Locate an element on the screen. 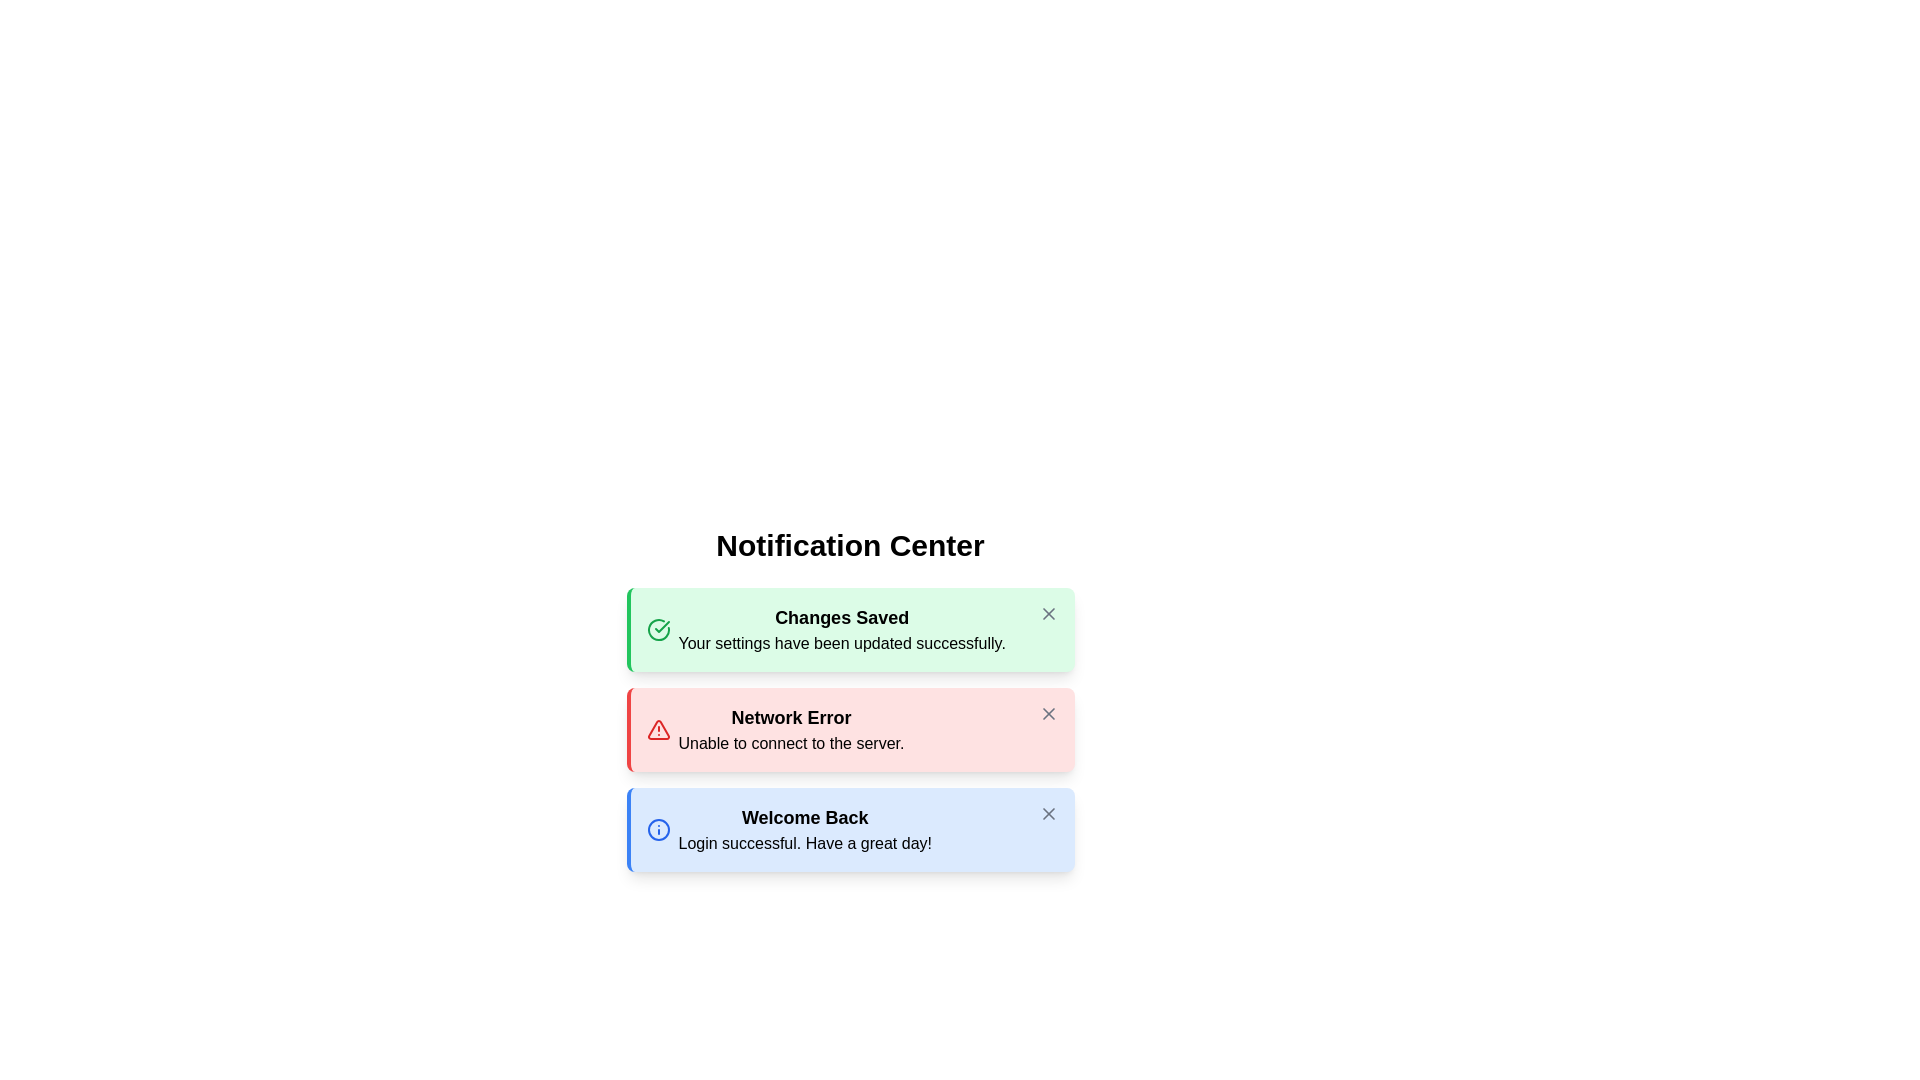  the success notification message indicating that settings have been updated, which is located in the topmost green notification card to the right of the checkmark icon is located at coordinates (826, 628).